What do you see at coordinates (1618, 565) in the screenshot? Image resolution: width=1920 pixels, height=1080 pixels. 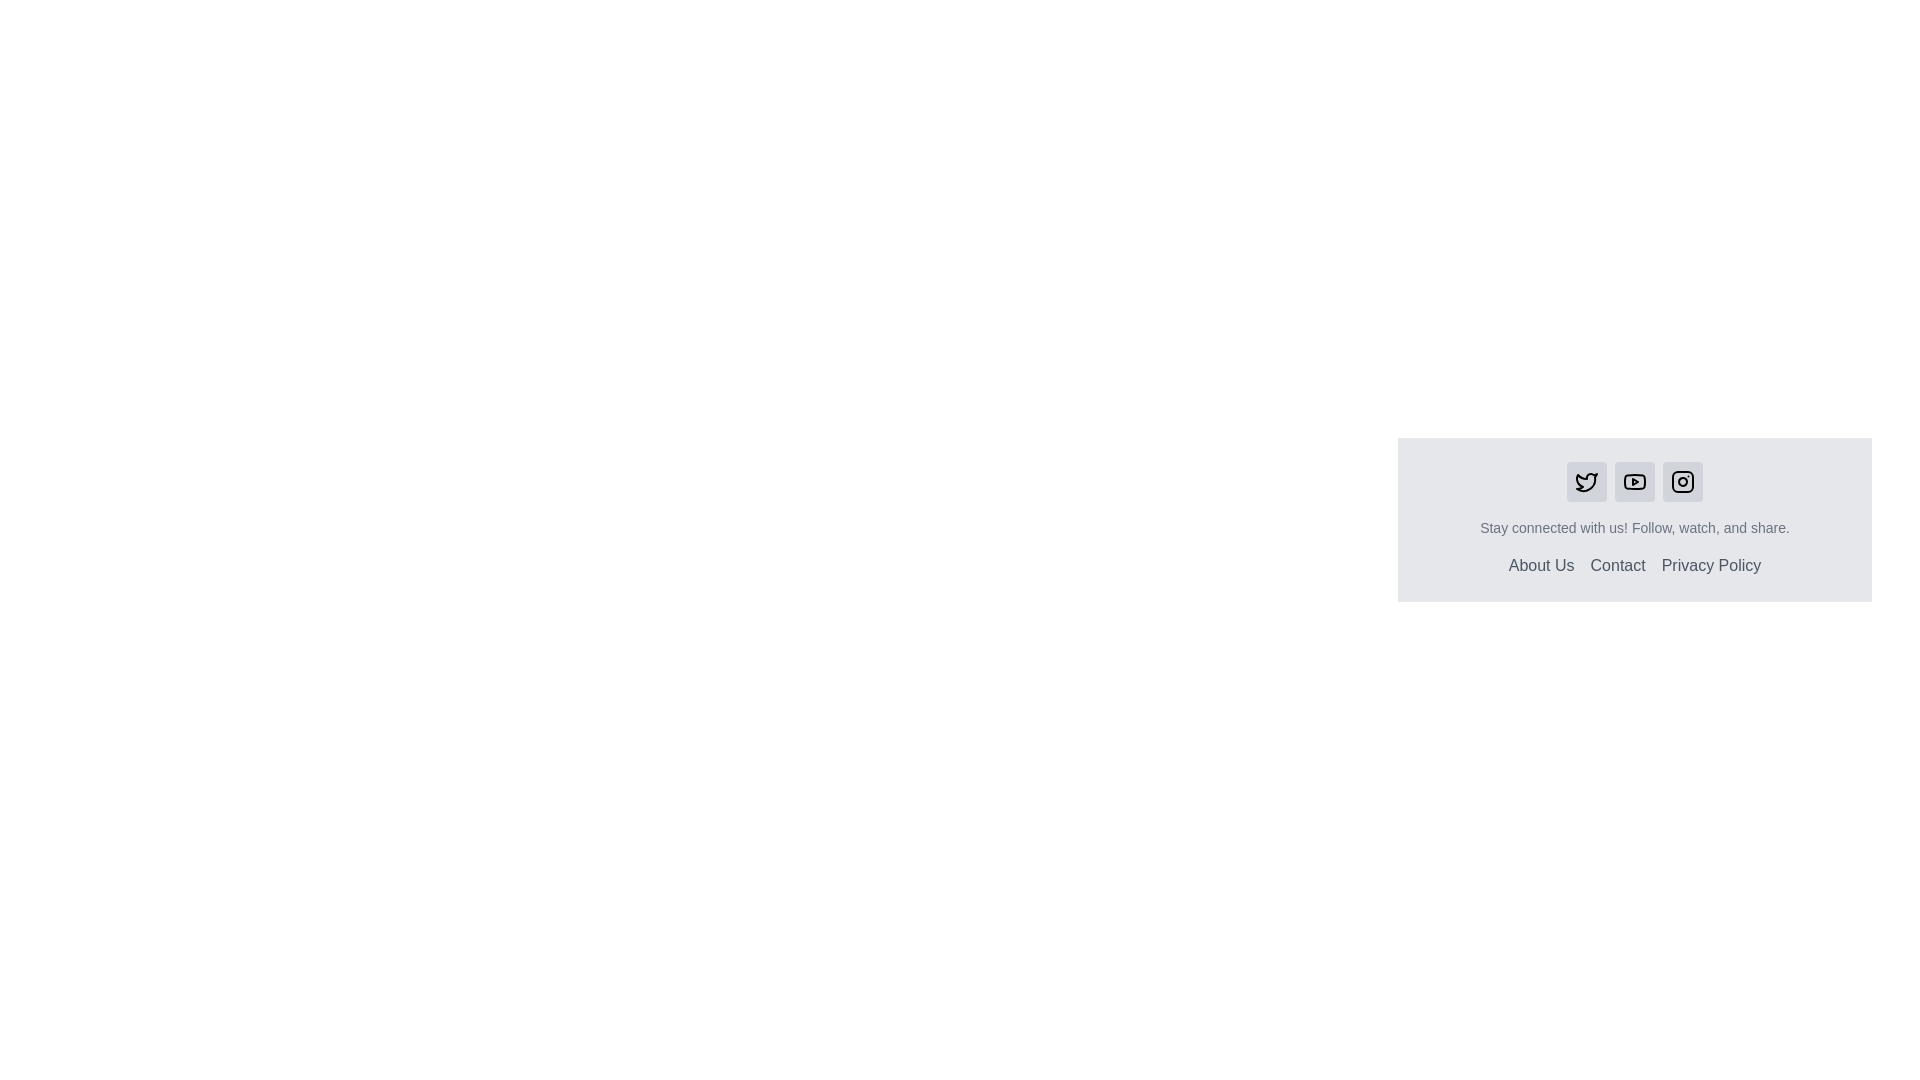 I see `the 'Contact' hyperlink in the footer` at bounding box center [1618, 565].